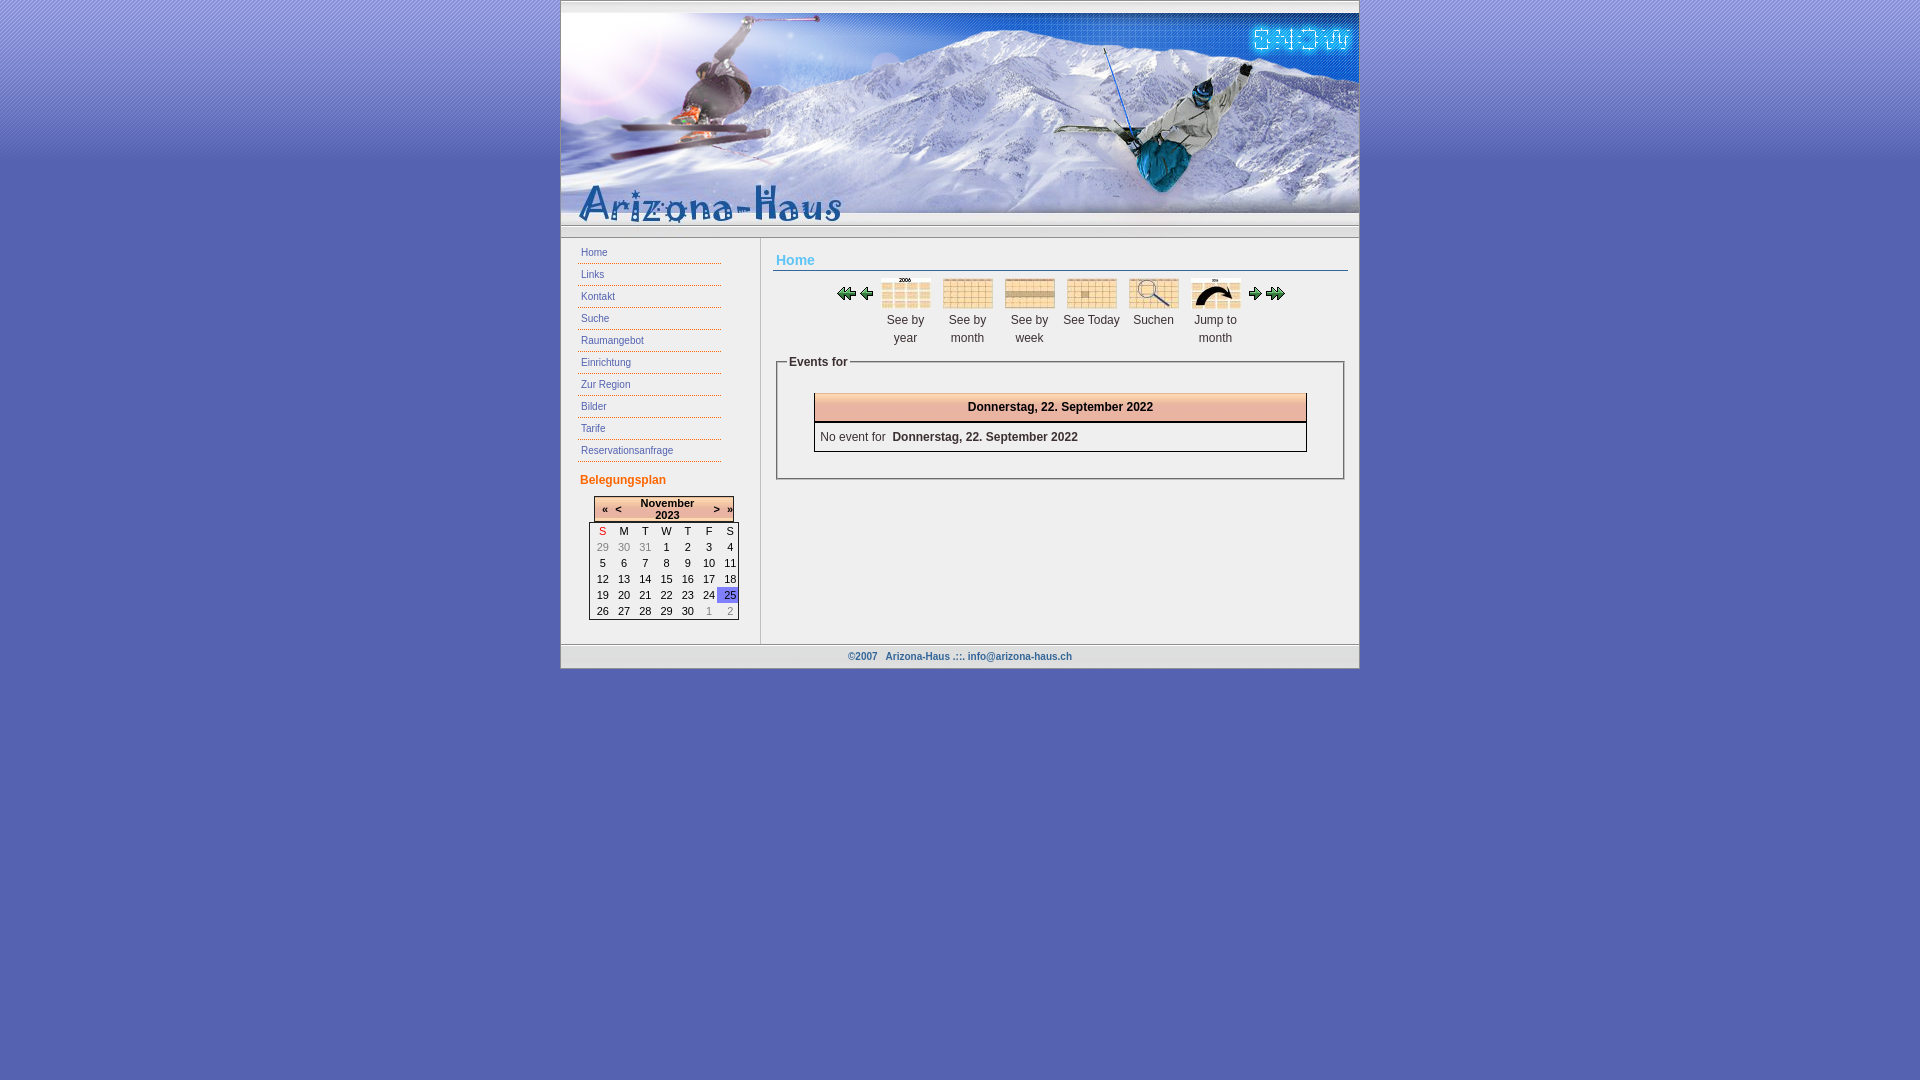 The width and height of the screenshot is (1920, 1080). I want to click on '24', so click(709, 593).